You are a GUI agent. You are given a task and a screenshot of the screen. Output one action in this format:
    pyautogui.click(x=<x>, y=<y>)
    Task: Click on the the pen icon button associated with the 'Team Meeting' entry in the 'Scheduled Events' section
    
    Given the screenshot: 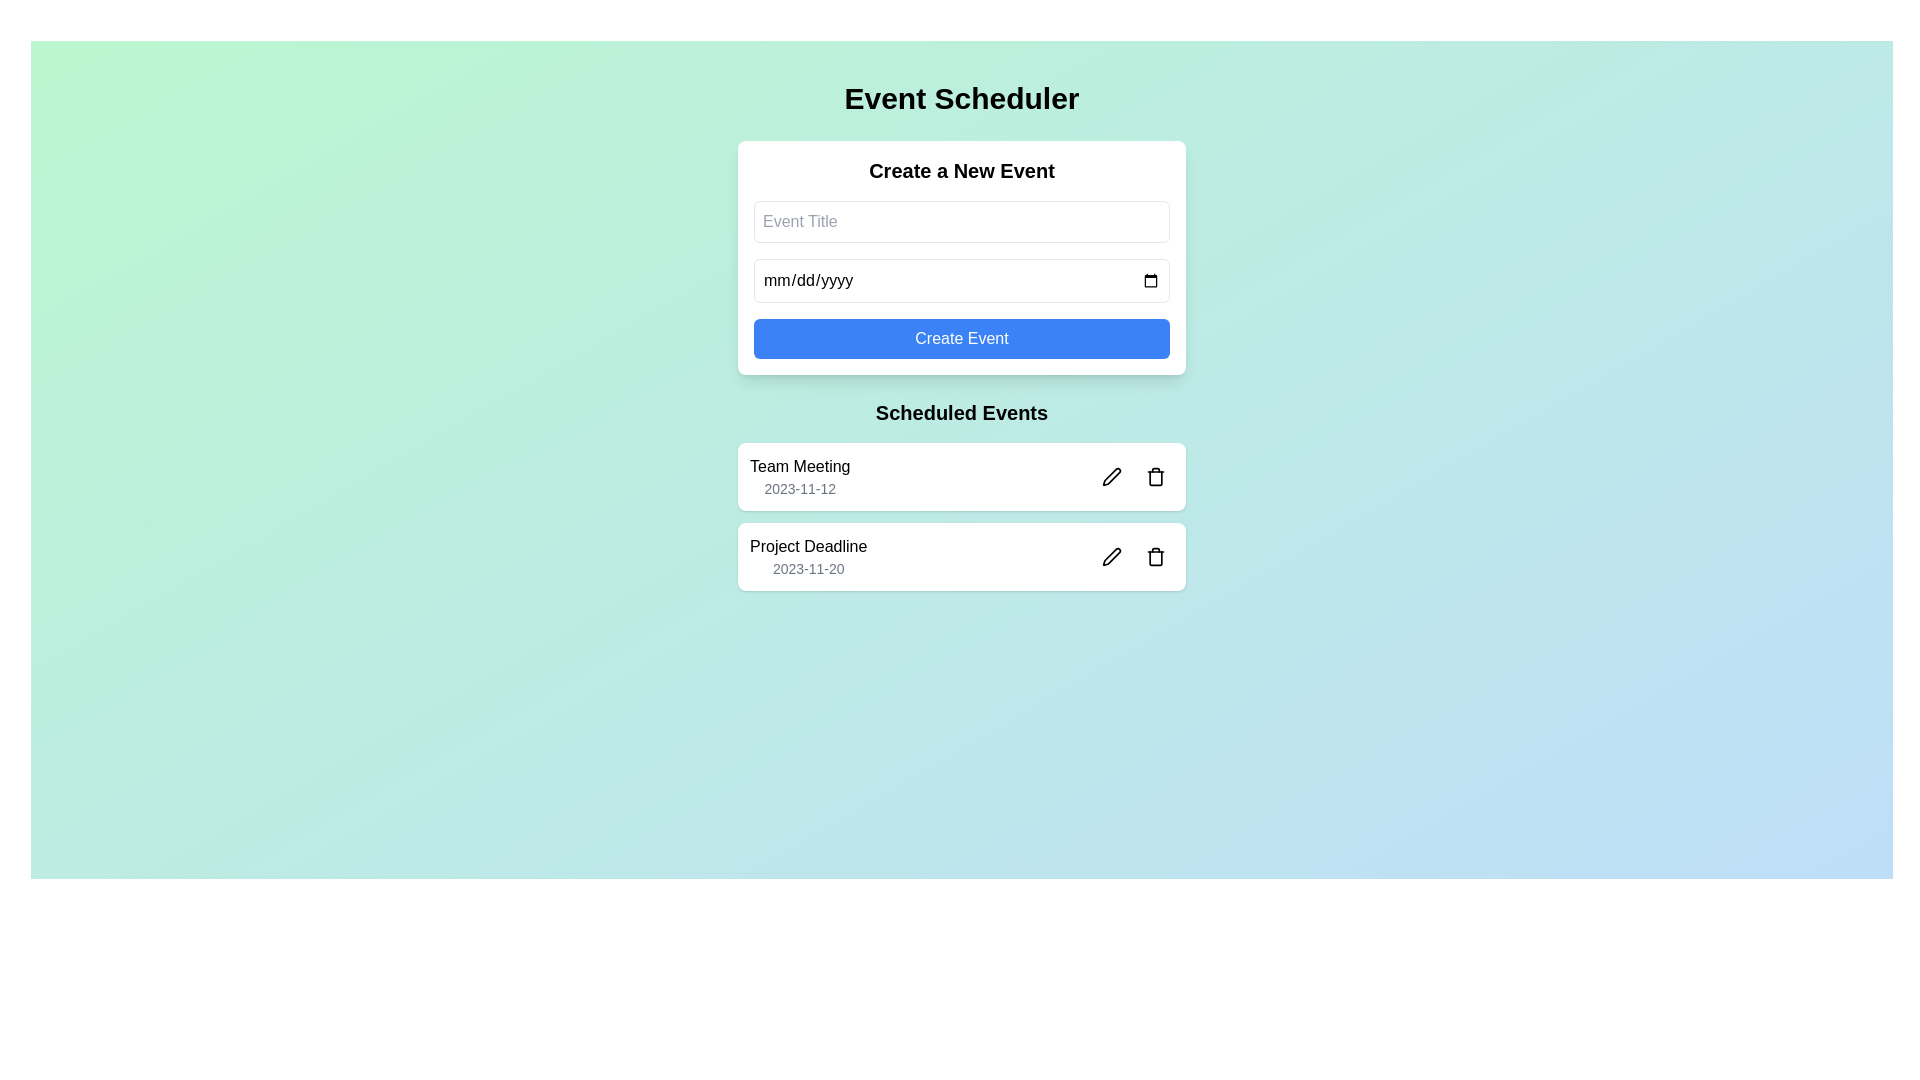 What is the action you would take?
    pyautogui.click(x=1111, y=555)
    